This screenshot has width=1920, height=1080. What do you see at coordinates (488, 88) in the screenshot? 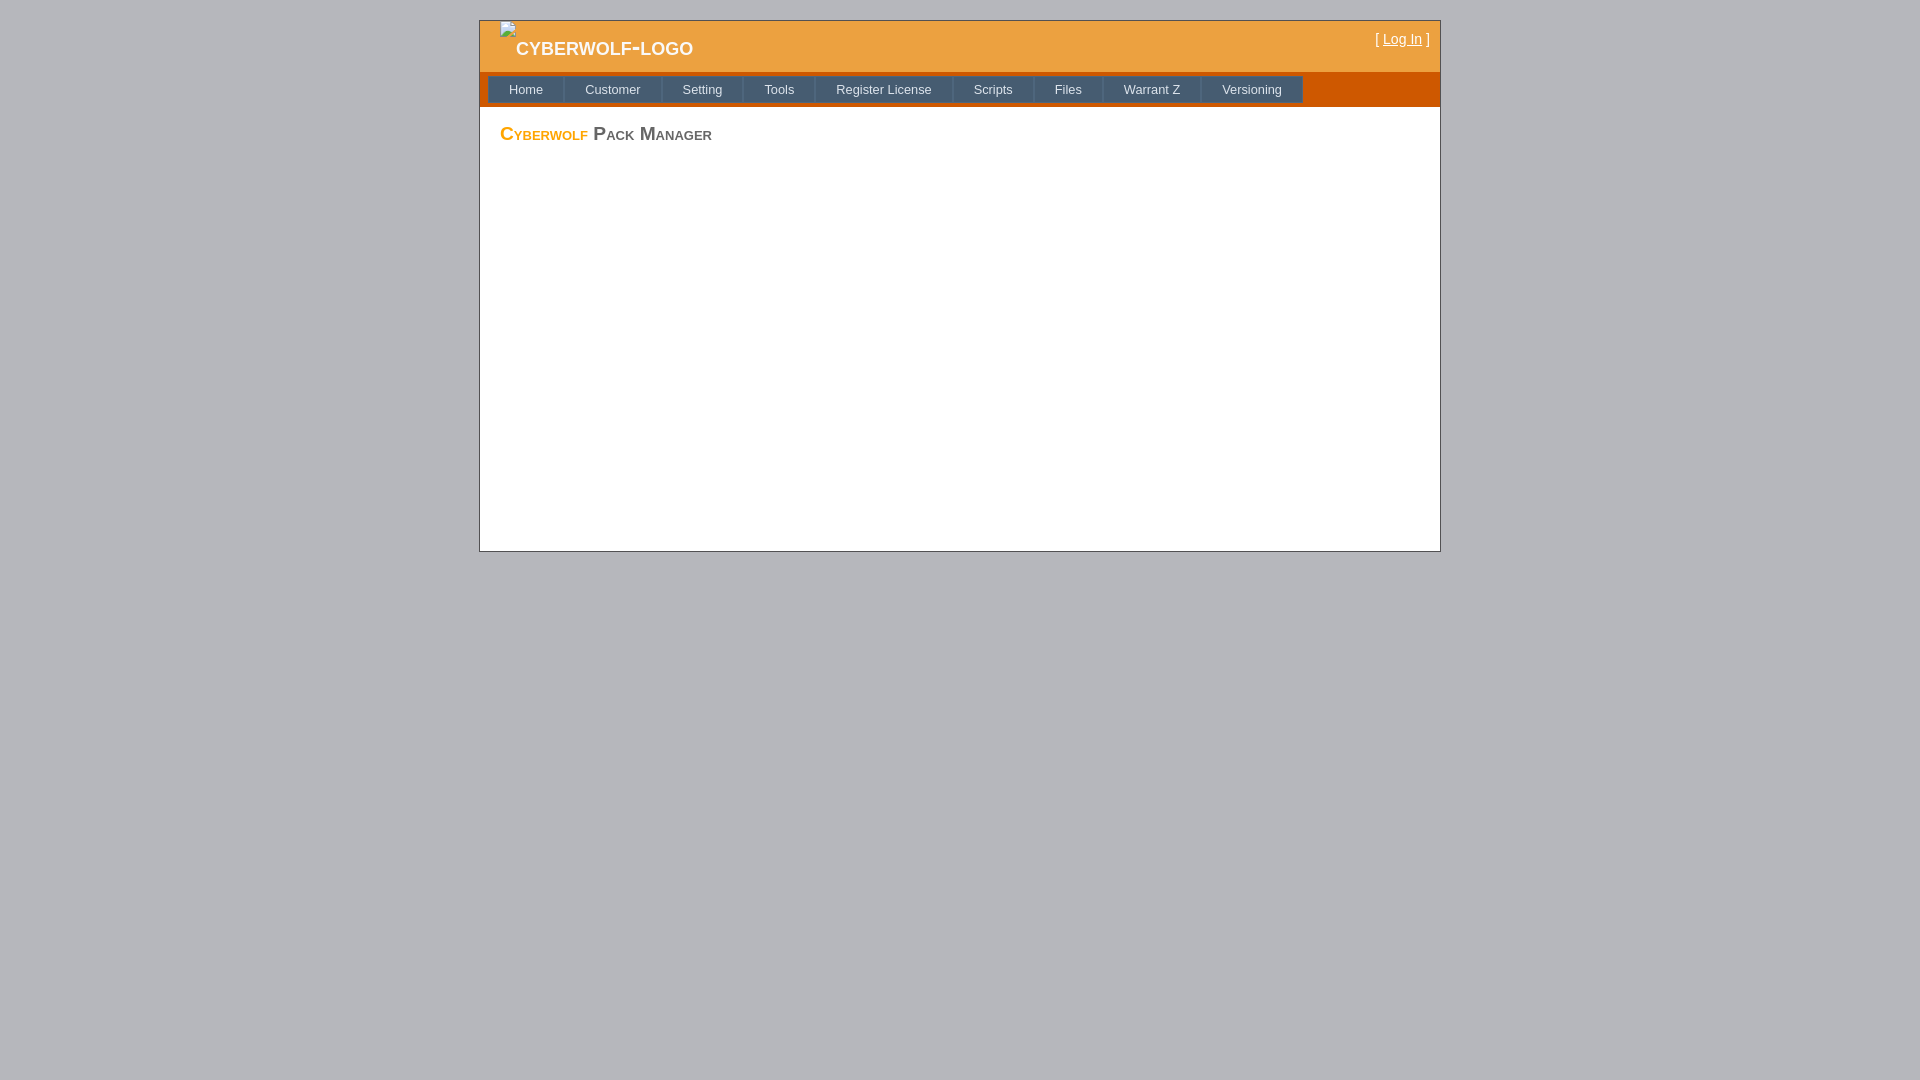
I see `'Home'` at bounding box center [488, 88].